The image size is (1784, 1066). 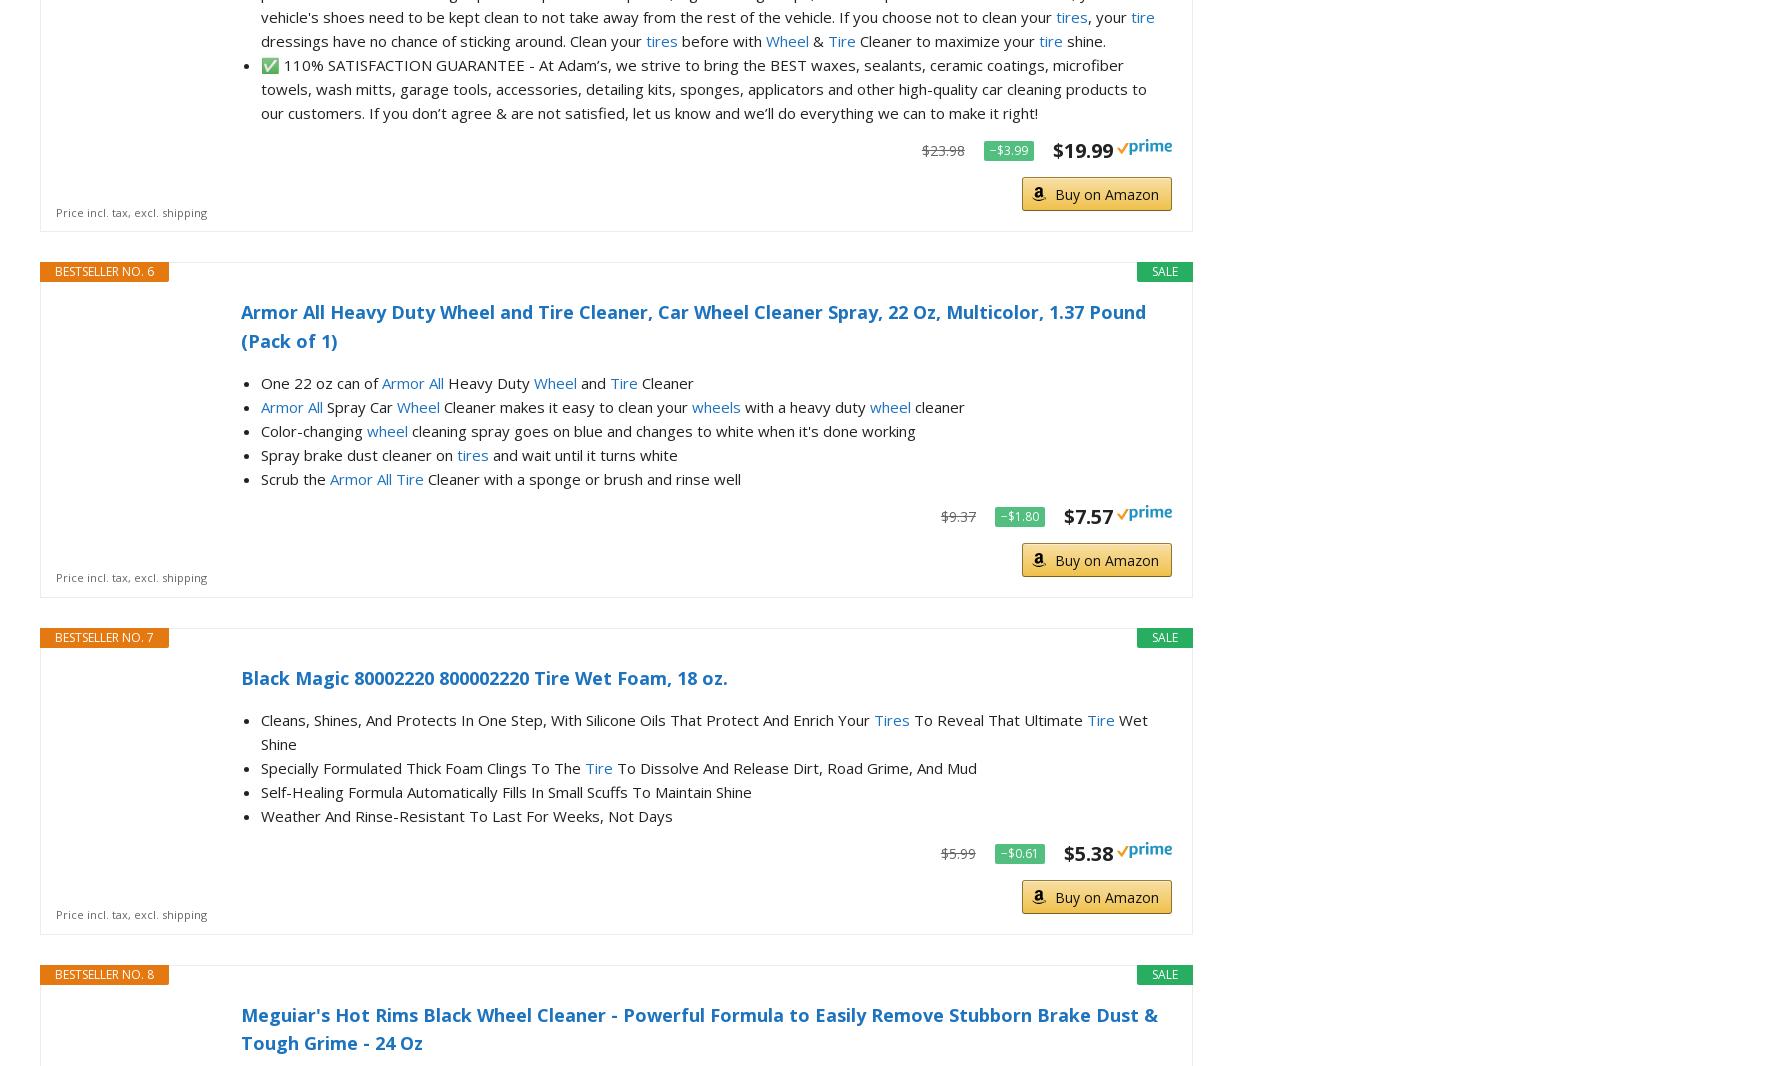 What do you see at coordinates (716, 406) in the screenshot?
I see `'wheels'` at bounding box center [716, 406].